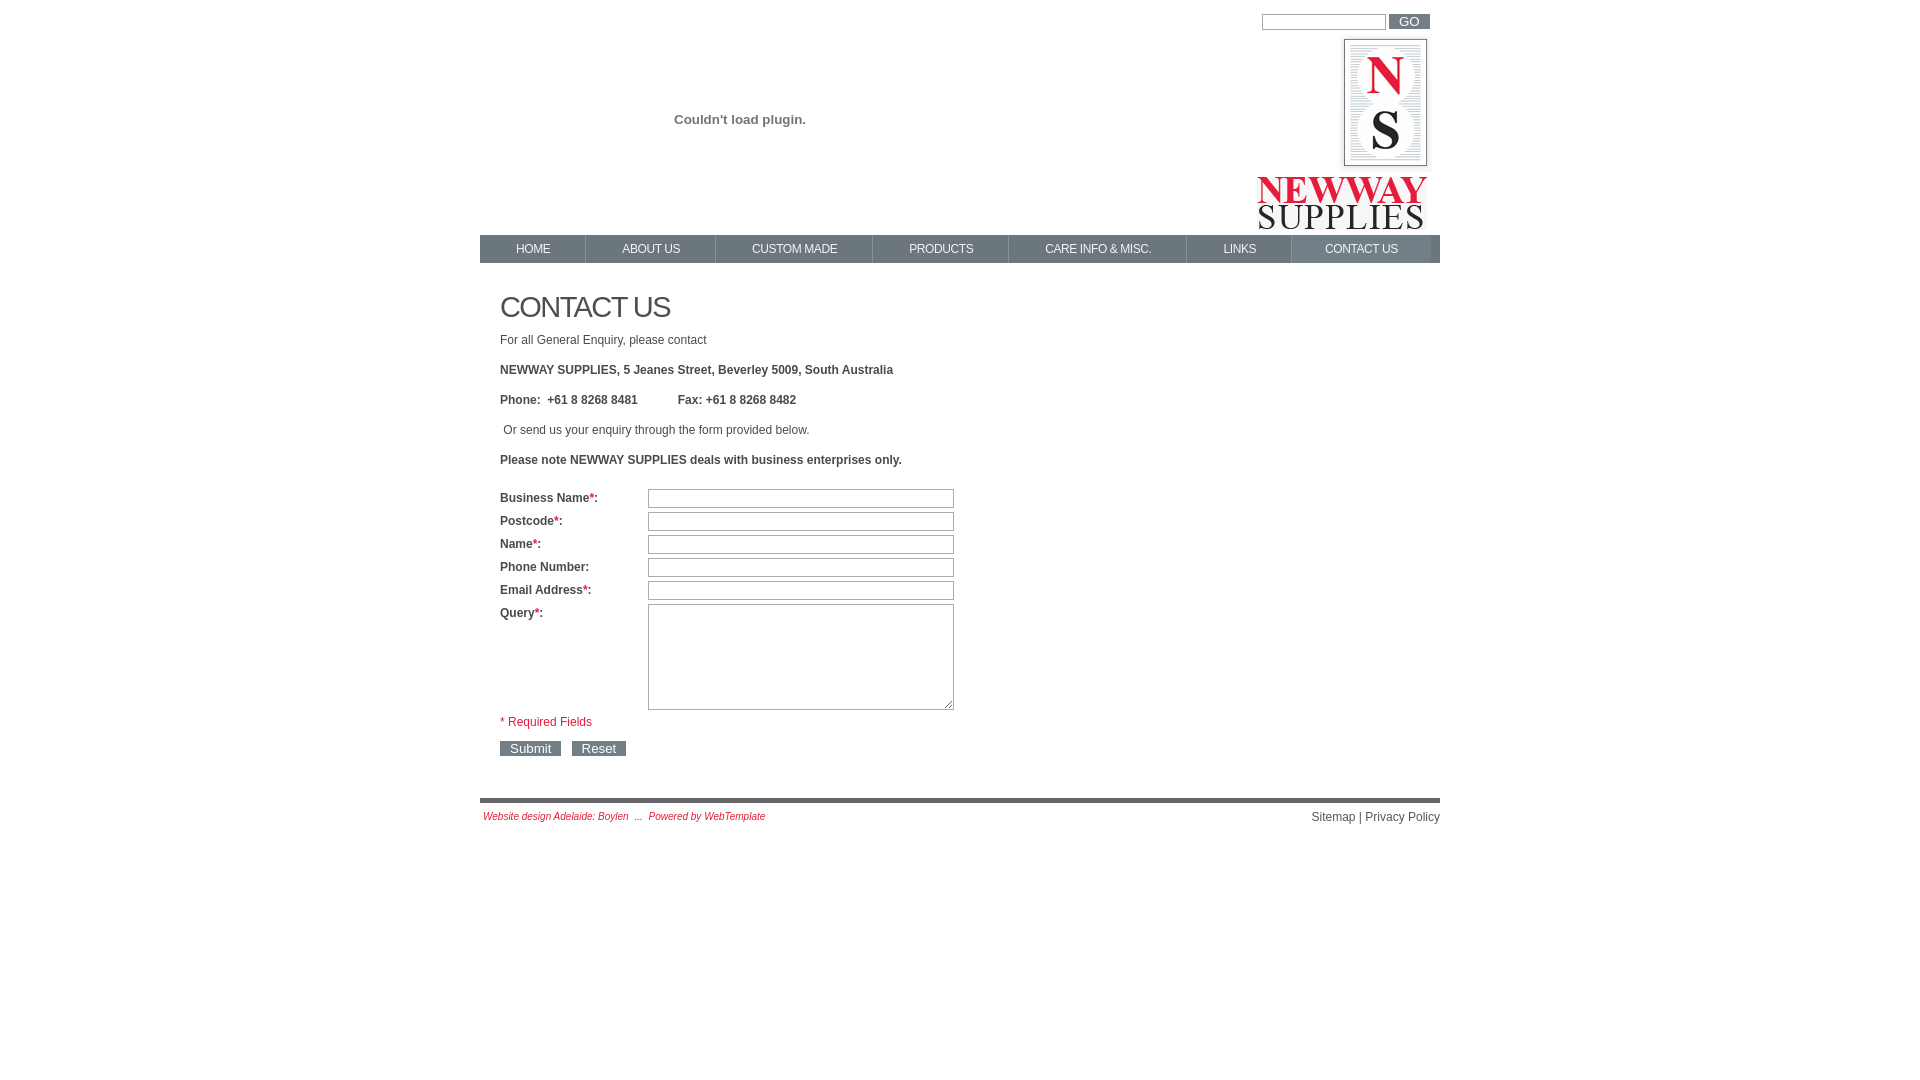 The width and height of the screenshot is (1920, 1080). Describe the element at coordinates (499, 748) in the screenshot. I see `'Submit'` at that location.